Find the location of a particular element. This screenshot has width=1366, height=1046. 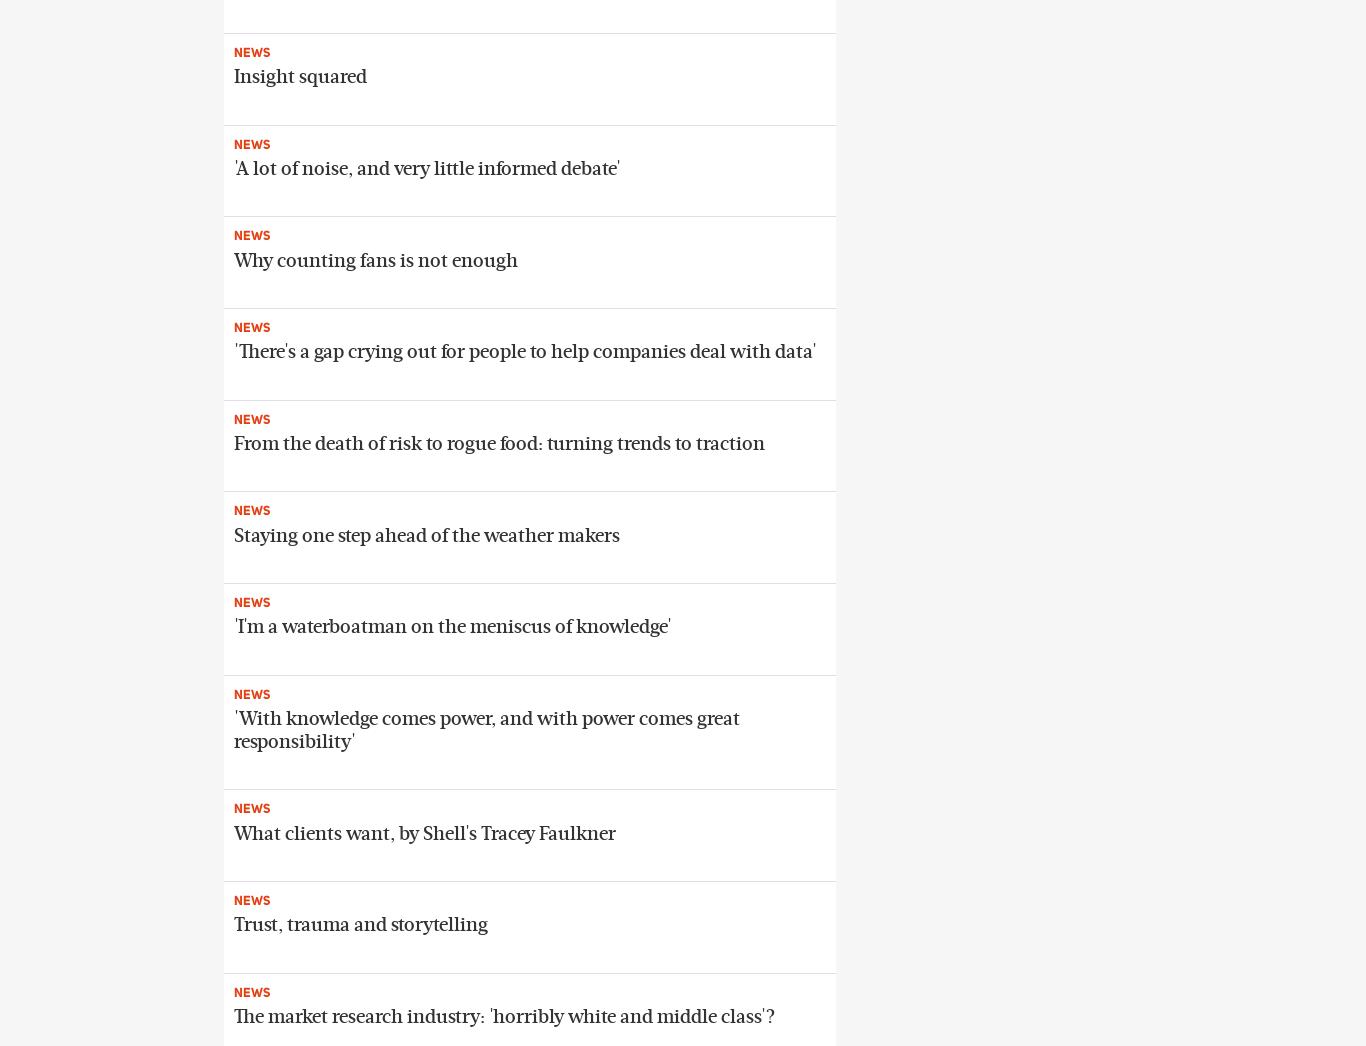

''With knowledge comes power, and with power comes great responsibility'' is located at coordinates (486, 730).